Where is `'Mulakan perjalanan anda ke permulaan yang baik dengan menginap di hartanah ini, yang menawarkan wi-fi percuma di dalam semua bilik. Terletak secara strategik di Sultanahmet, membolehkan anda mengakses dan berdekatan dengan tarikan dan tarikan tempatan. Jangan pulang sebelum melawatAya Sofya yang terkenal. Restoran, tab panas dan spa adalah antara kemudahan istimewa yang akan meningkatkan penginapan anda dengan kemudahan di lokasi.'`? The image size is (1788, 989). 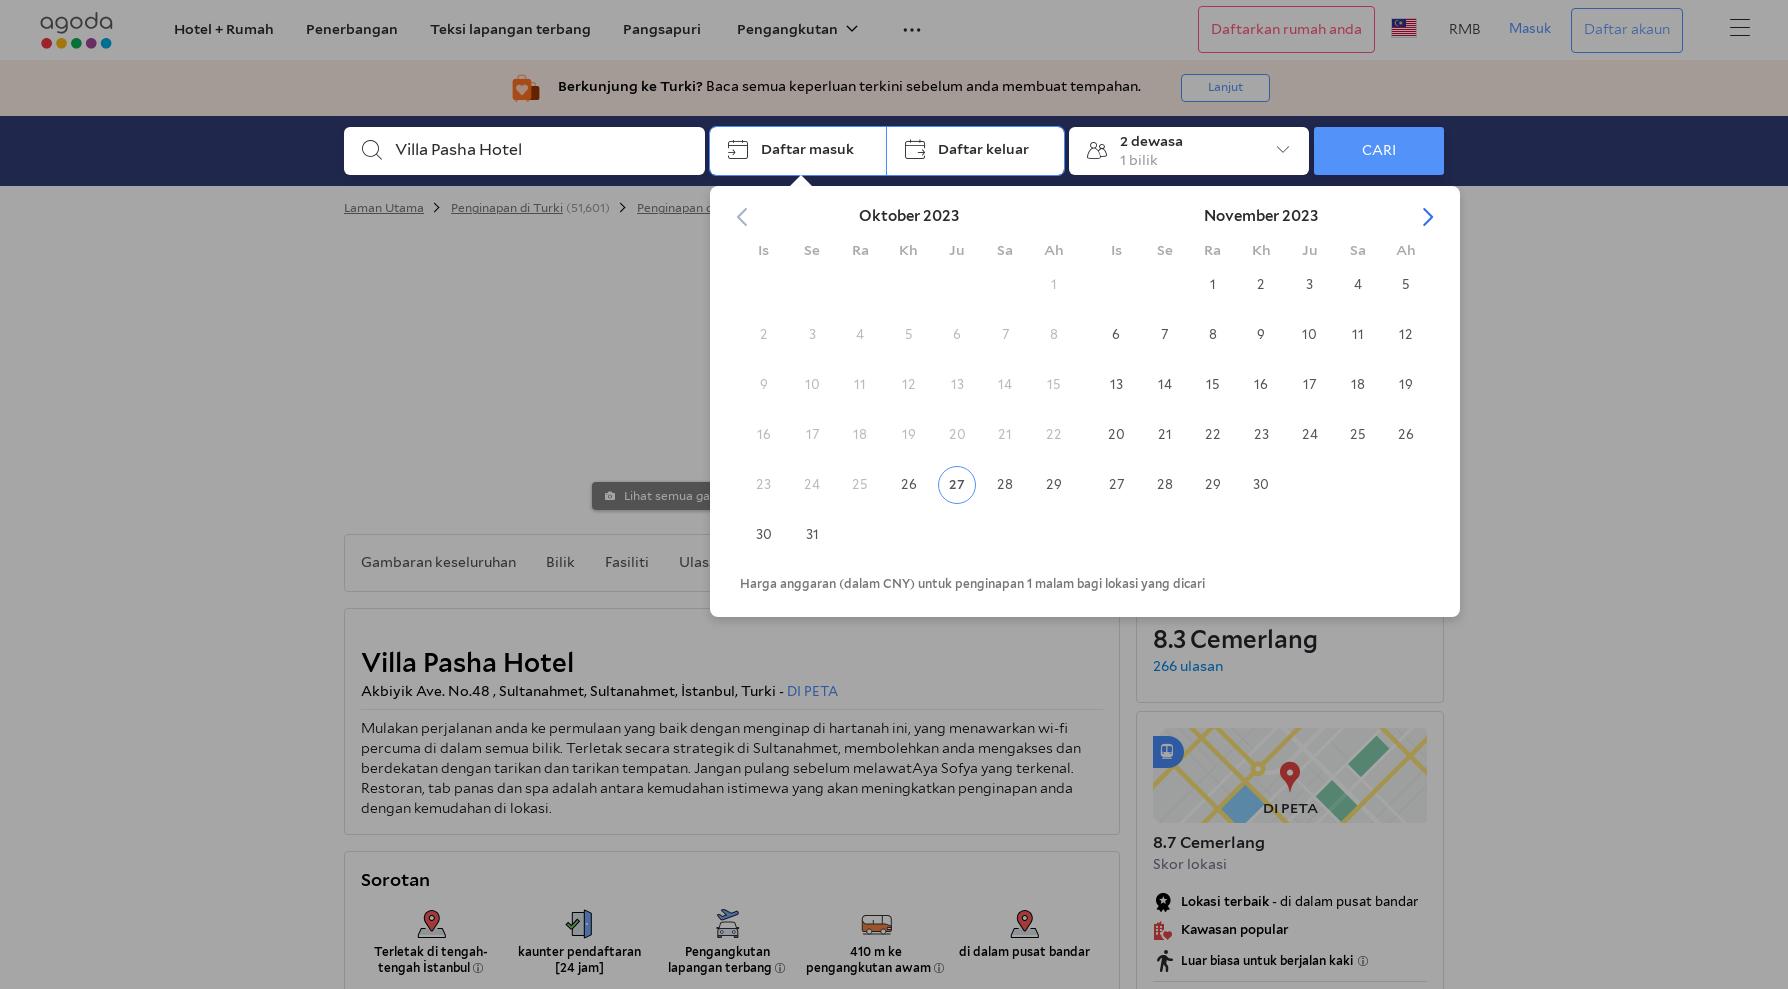 'Mulakan perjalanan anda ke permulaan yang baik dengan menginap di hartanah ini, yang menawarkan wi-fi percuma di dalam semua bilik. Terletak secara strategik di Sultanahmet, membolehkan anda mengakses dan berdekatan dengan tarikan dan tarikan tempatan. Jangan pulang sebelum melawatAya Sofya yang terkenal. Restoran, tab panas dan spa adalah antara kemudahan istimewa yang akan meningkatkan penginapan anda dengan kemudahan di lokasi.' is located at coordinates (719, 767).